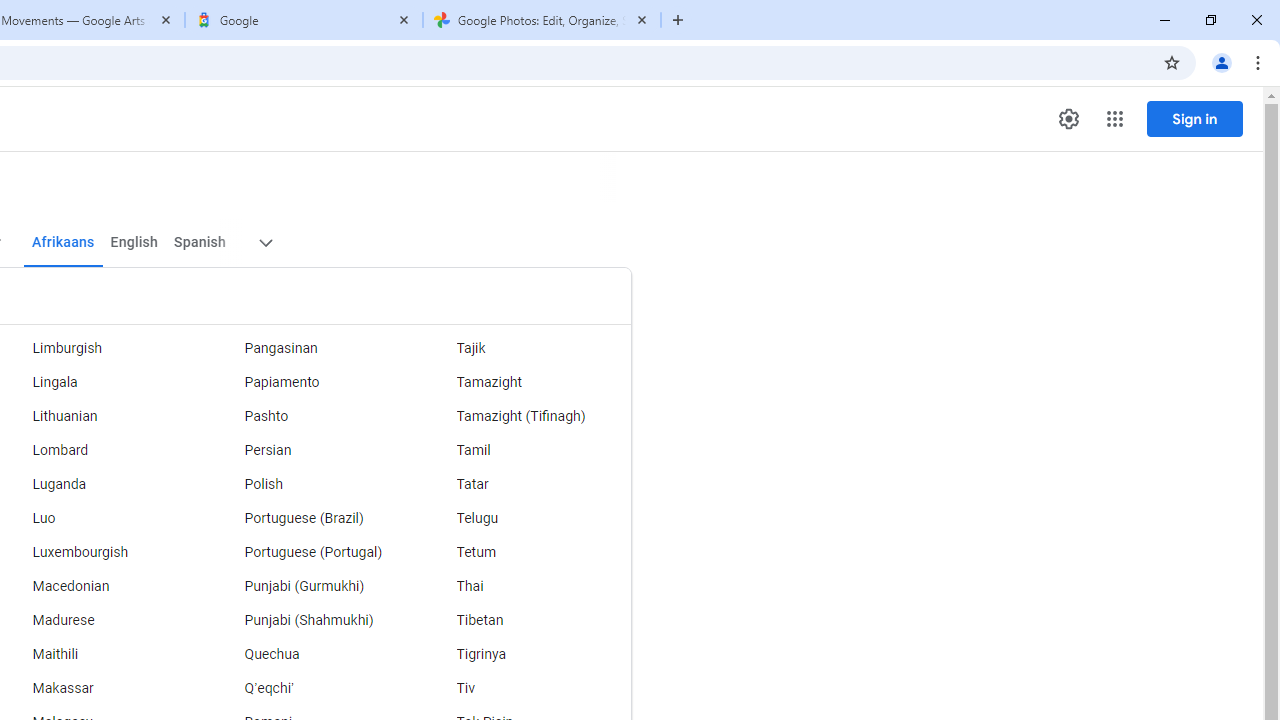 Image resolution: width=1280 pixels, height=720 pixels. Describe the element at coordinates (311, 484) in the screenshot. I see `'Polish'` at that location.